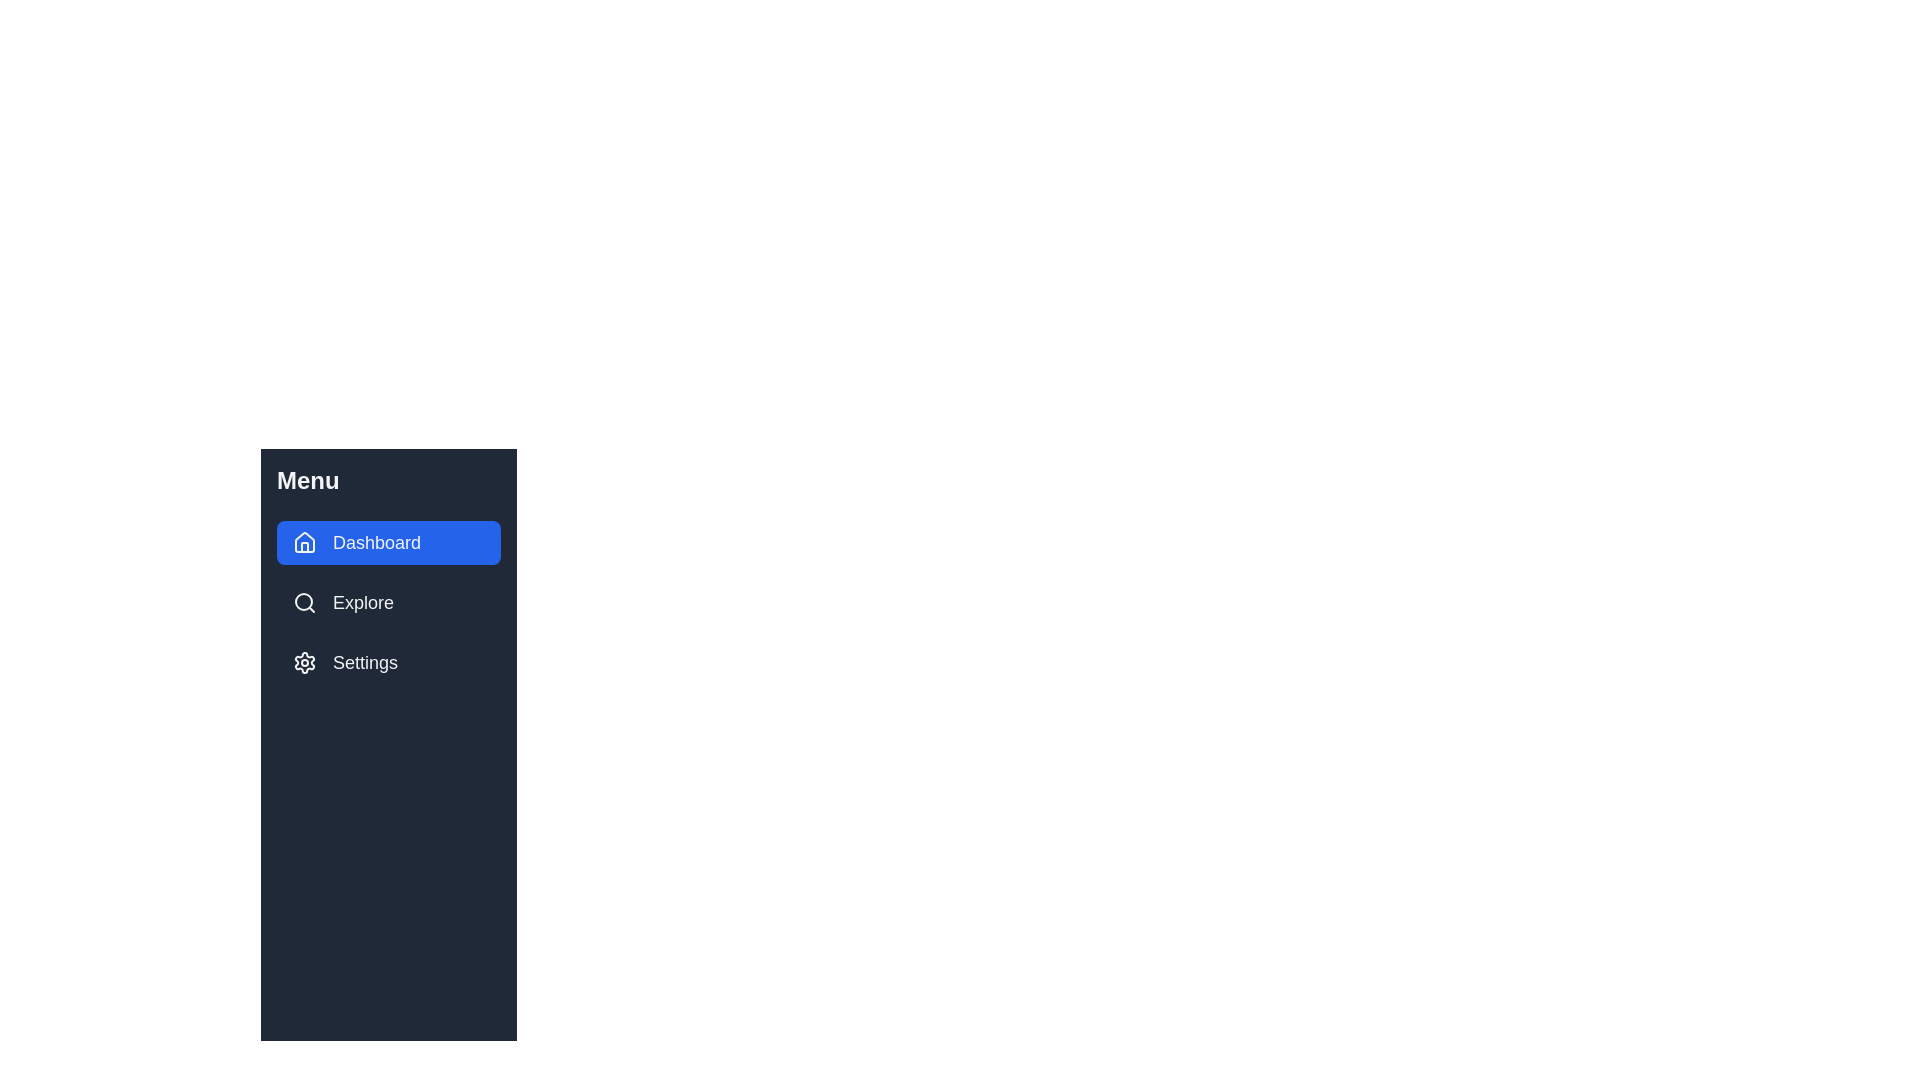 The image size is (1920, 1080). I want to click on the Navigation Button labeled 'Dashboard' with a house icon in the left sidebar menu, so click(388, 543).